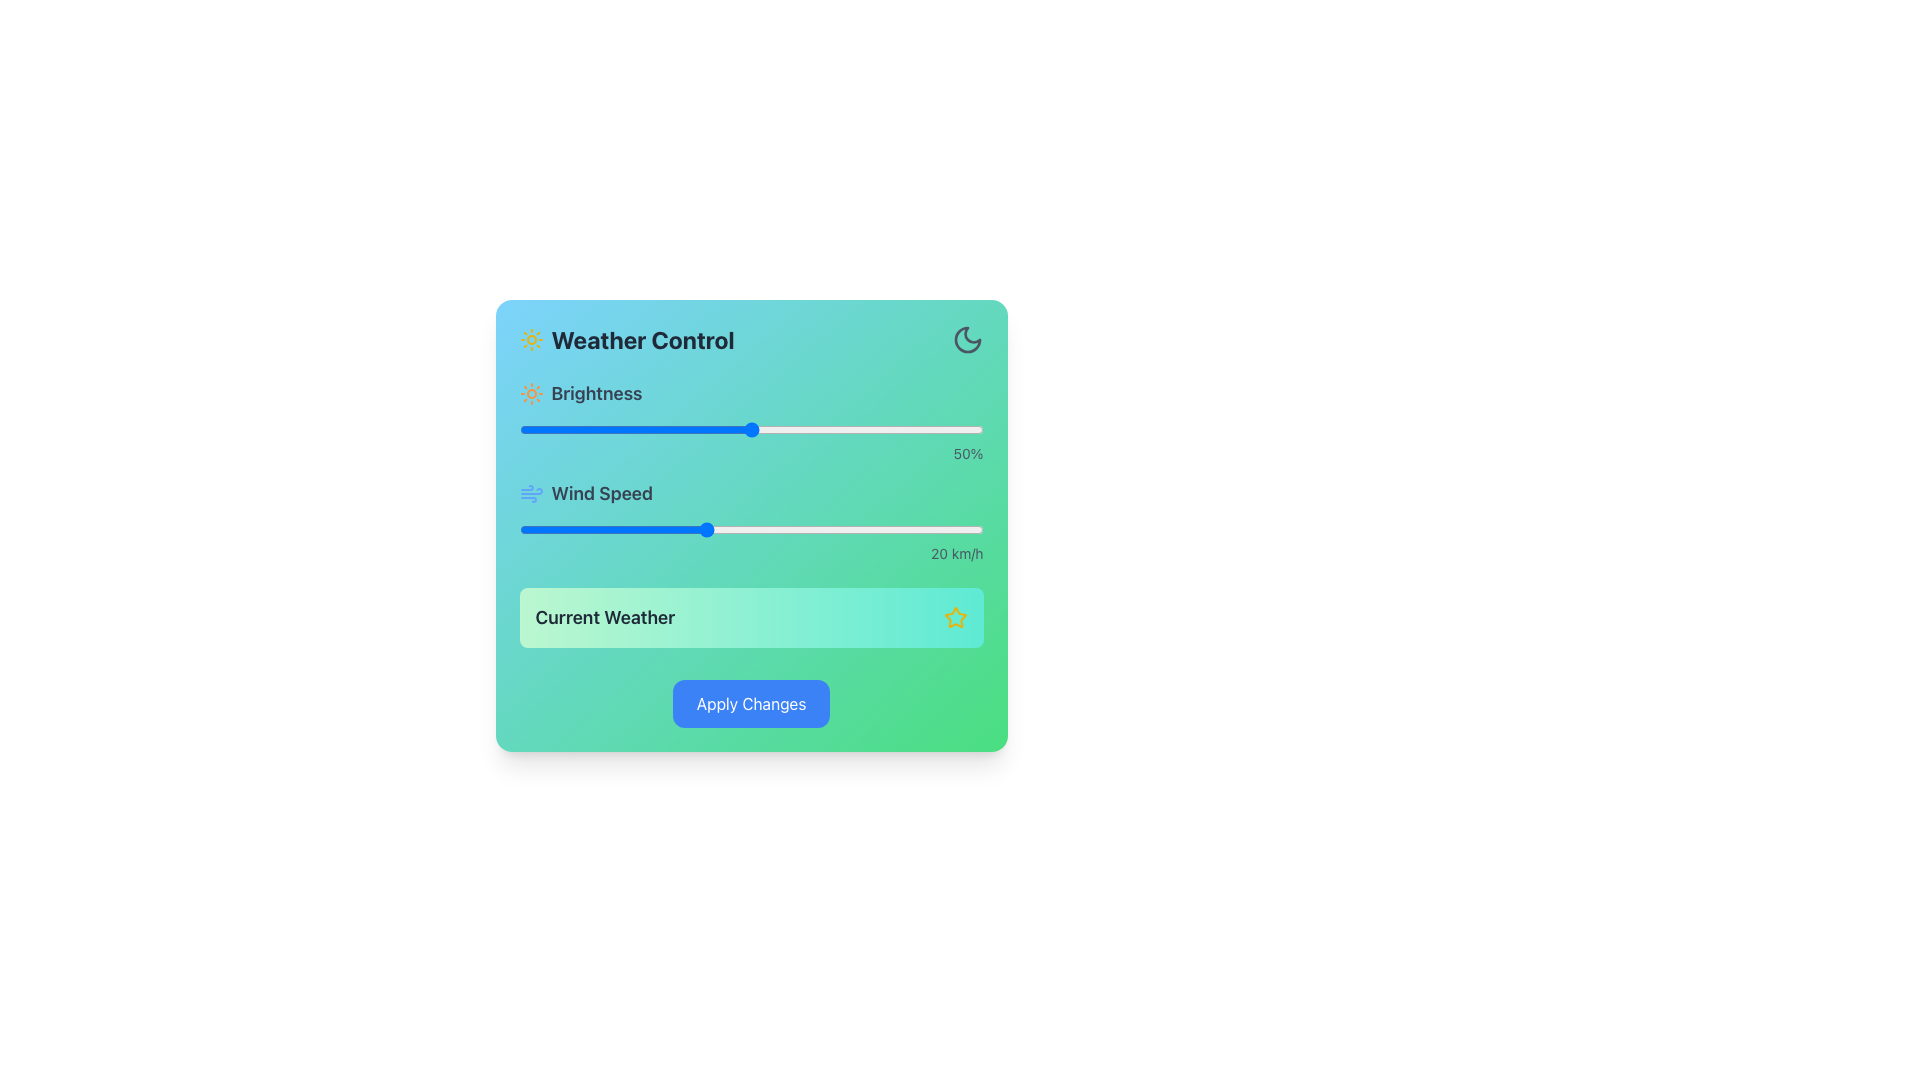  Describe the element at coordinates (533, 428) in the screenshot. I see `the brightness level` at that location.